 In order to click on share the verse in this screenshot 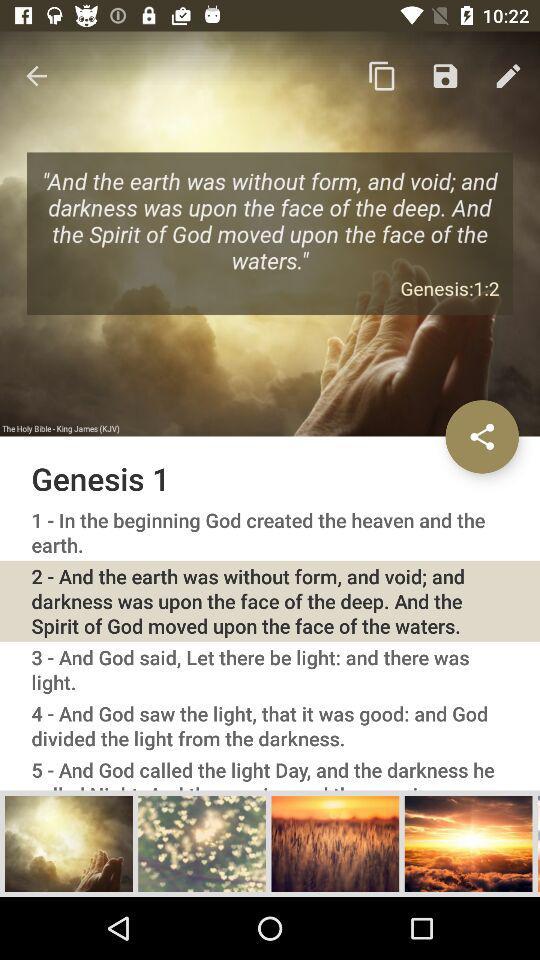, I will do `click(481, 436)`.